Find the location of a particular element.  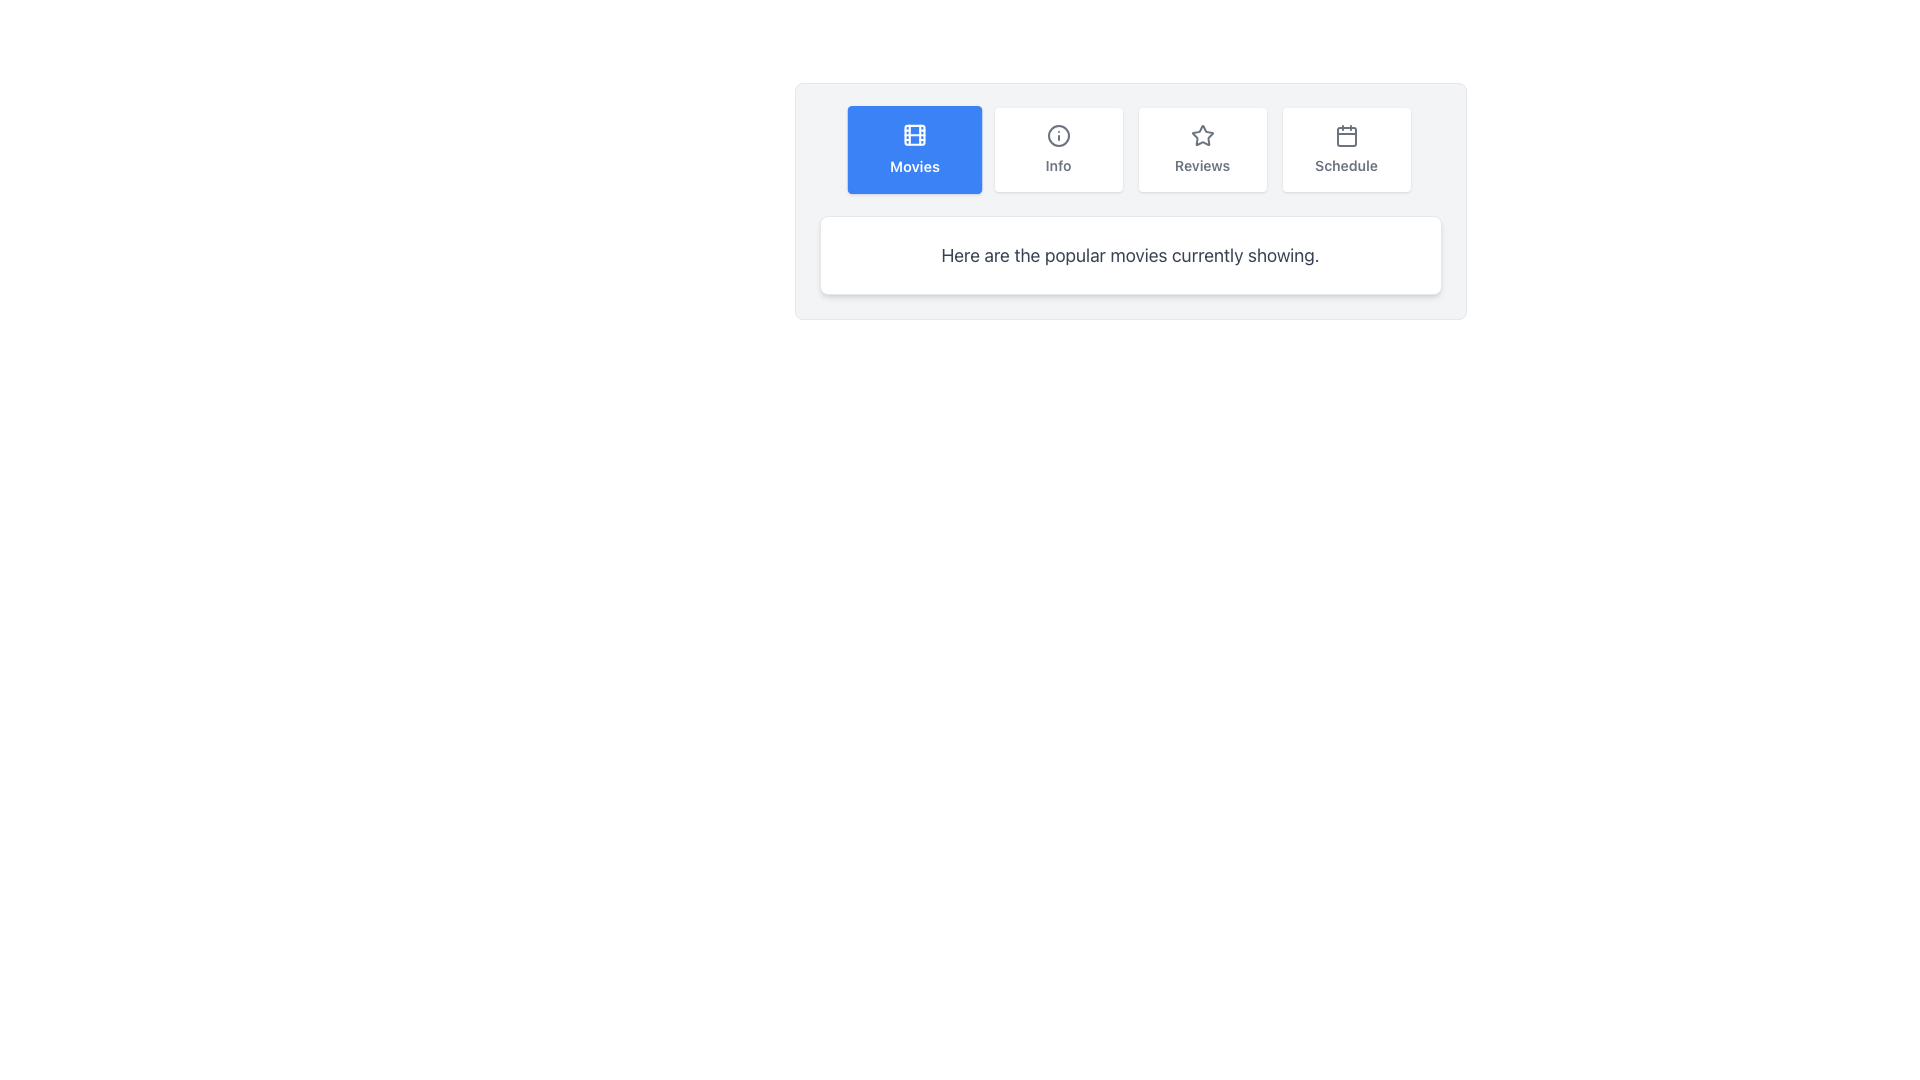

the 'Movies' button which contains the film icon, located in the upper portion of the button, centered at the coordinates provided is located at coordinates (913, 135).